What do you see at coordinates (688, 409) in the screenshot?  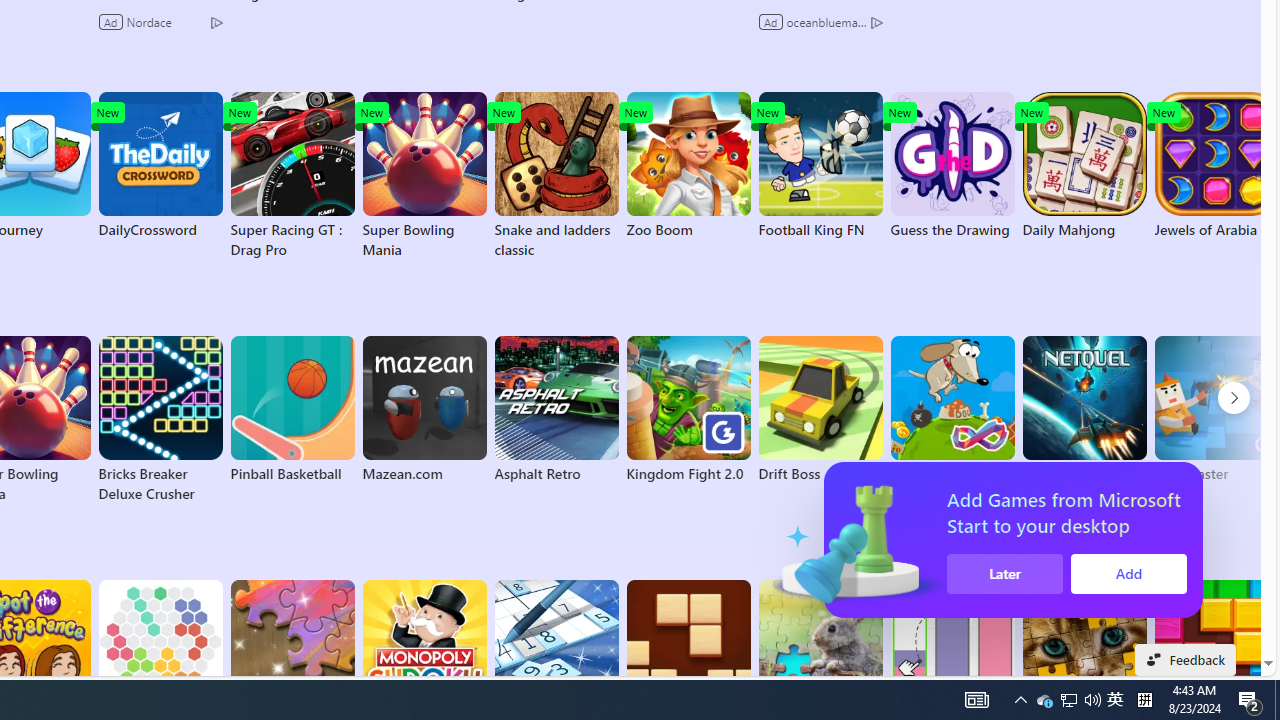 I see `'Kingdom Fight 2.0'` at bounding box center [688, 409].